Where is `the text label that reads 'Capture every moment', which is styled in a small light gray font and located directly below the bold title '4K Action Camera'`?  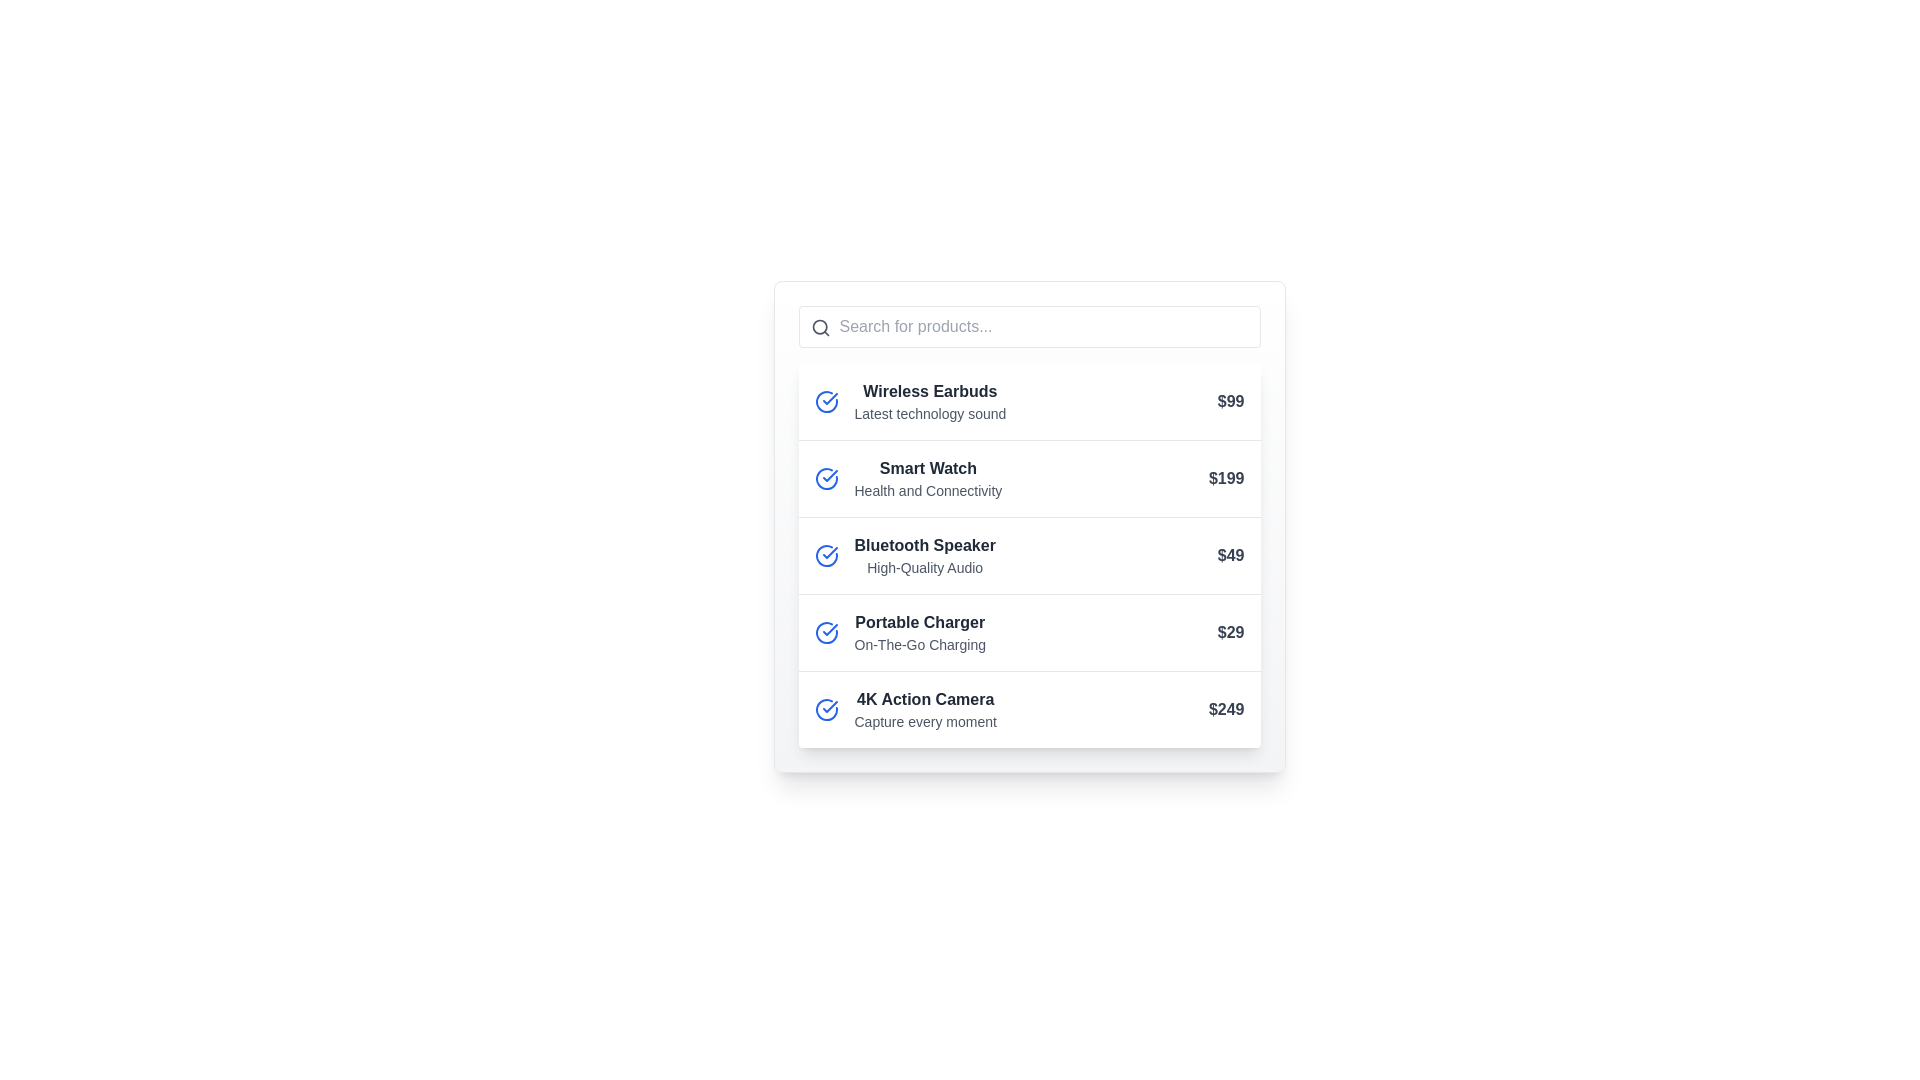 the text label that reads 'Capture every moment', which is styled in a small light gray font and located directly below the bold title '4K Action Camera' is located at coordinates (924, 721).